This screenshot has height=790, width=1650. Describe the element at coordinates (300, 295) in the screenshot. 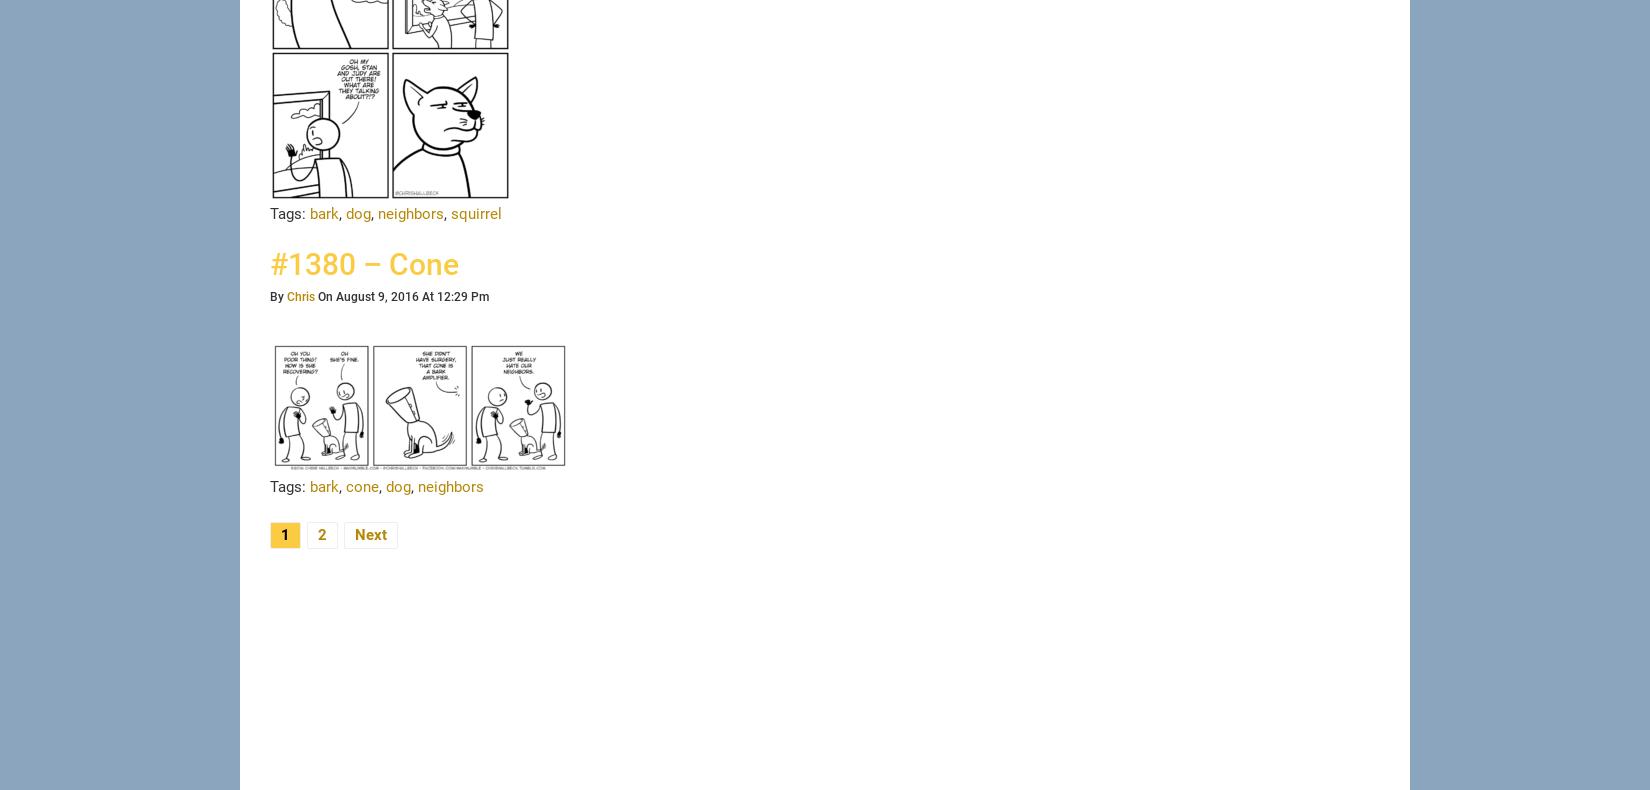

I see `'Chris'` at that location.